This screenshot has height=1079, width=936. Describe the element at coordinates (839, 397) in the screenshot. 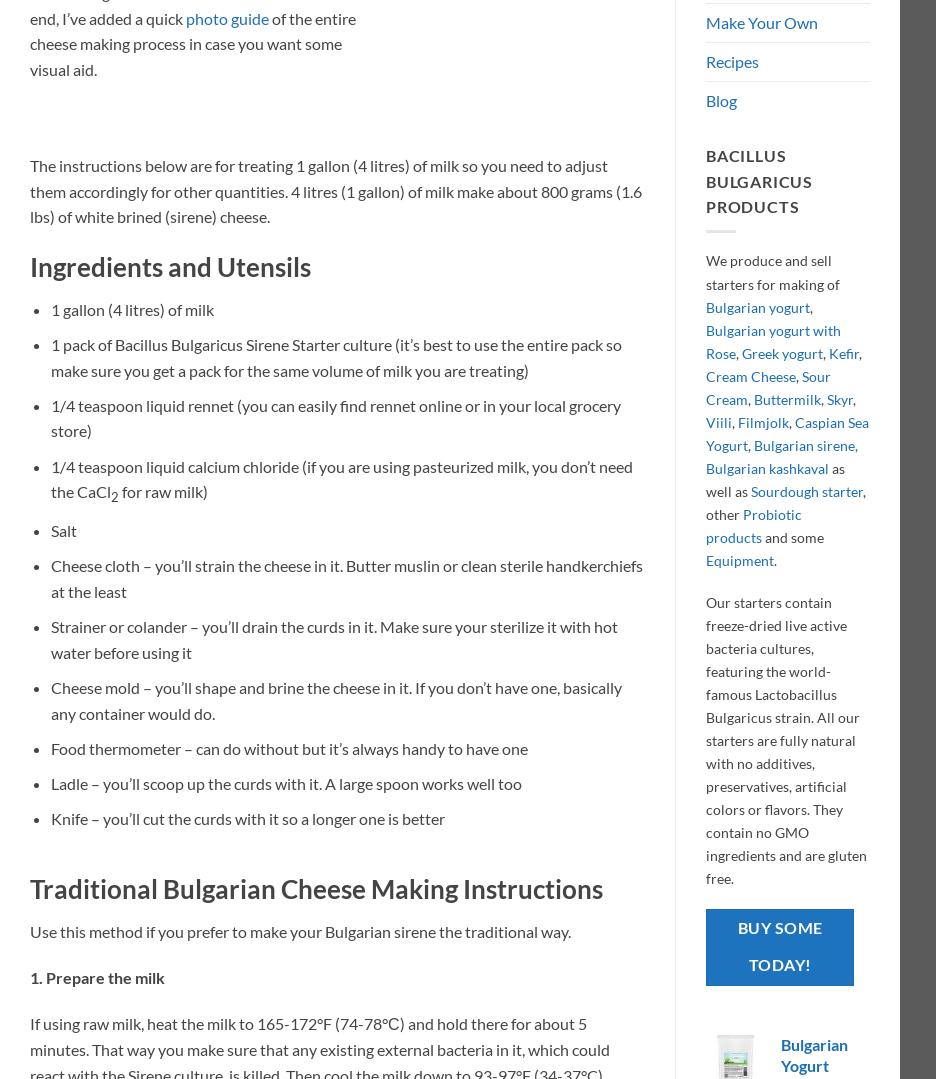

I see `'Skyr'` at that location.